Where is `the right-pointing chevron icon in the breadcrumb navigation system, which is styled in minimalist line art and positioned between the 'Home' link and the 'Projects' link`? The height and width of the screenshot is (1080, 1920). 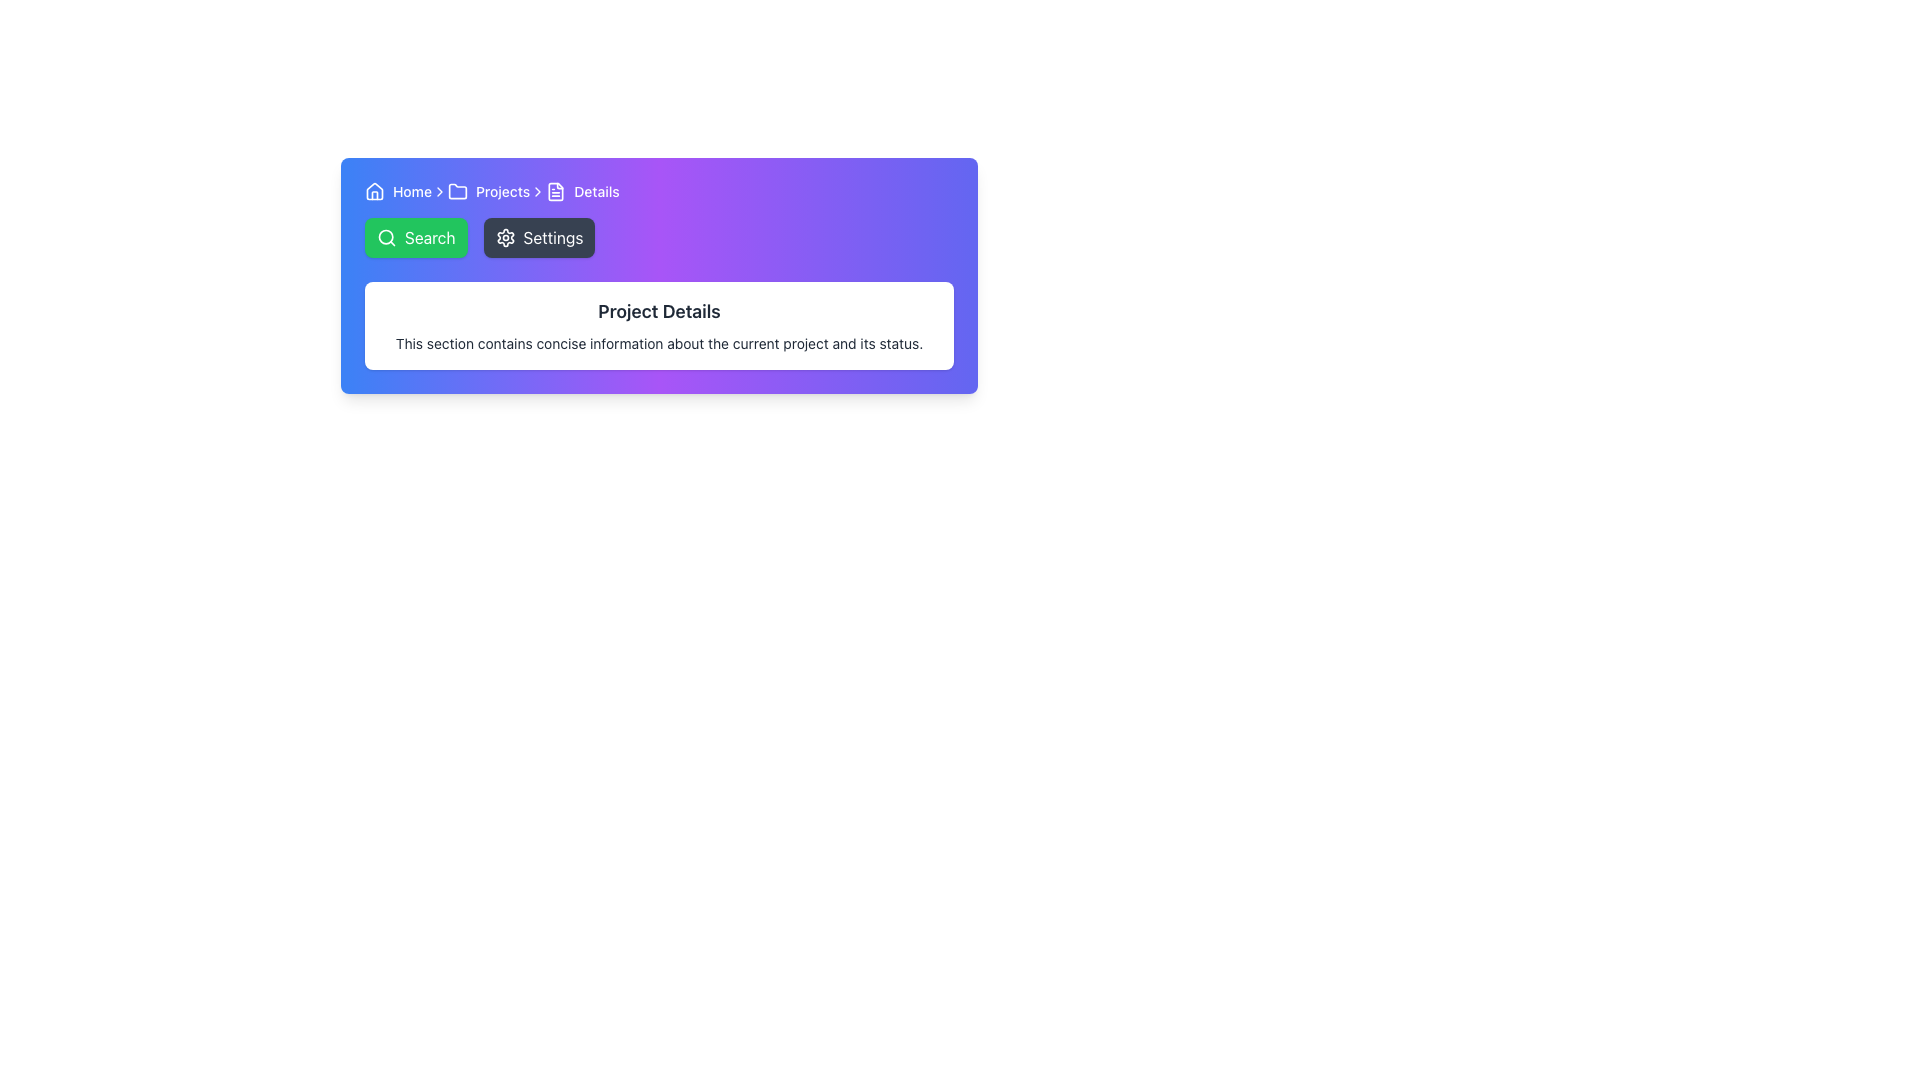 the right-pointing chevron icon in the breadcrumb navigation system, which is styled in minimalist line art and positioned between the 'Home' link and the 'Projects' link is located at coordinates (439, 192).